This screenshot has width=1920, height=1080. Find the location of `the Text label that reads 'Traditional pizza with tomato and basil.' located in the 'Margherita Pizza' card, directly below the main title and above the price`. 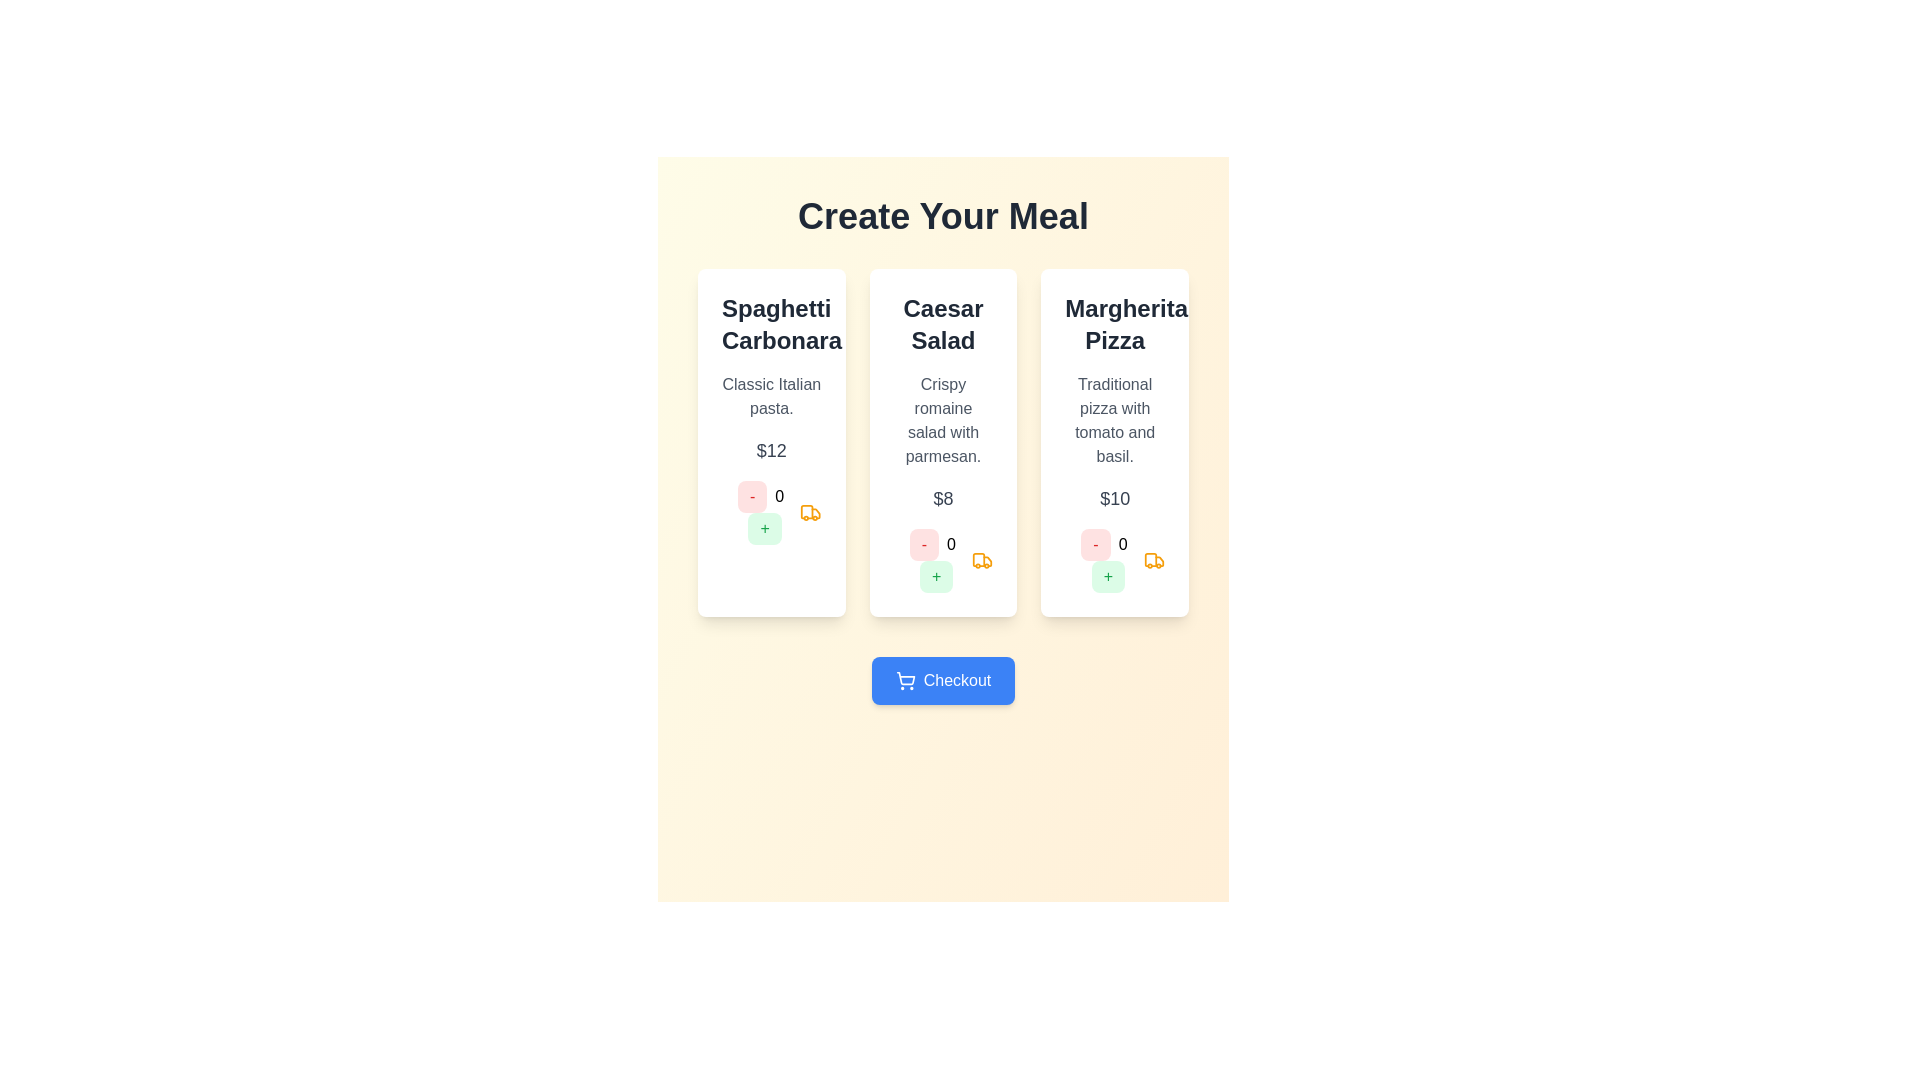

the Text label that reads 'Traditional pizza with tomato and basil.' located in the 'Margherita Pizza' card, directly below the main title and above the price is located at coordinates (1114, 419).